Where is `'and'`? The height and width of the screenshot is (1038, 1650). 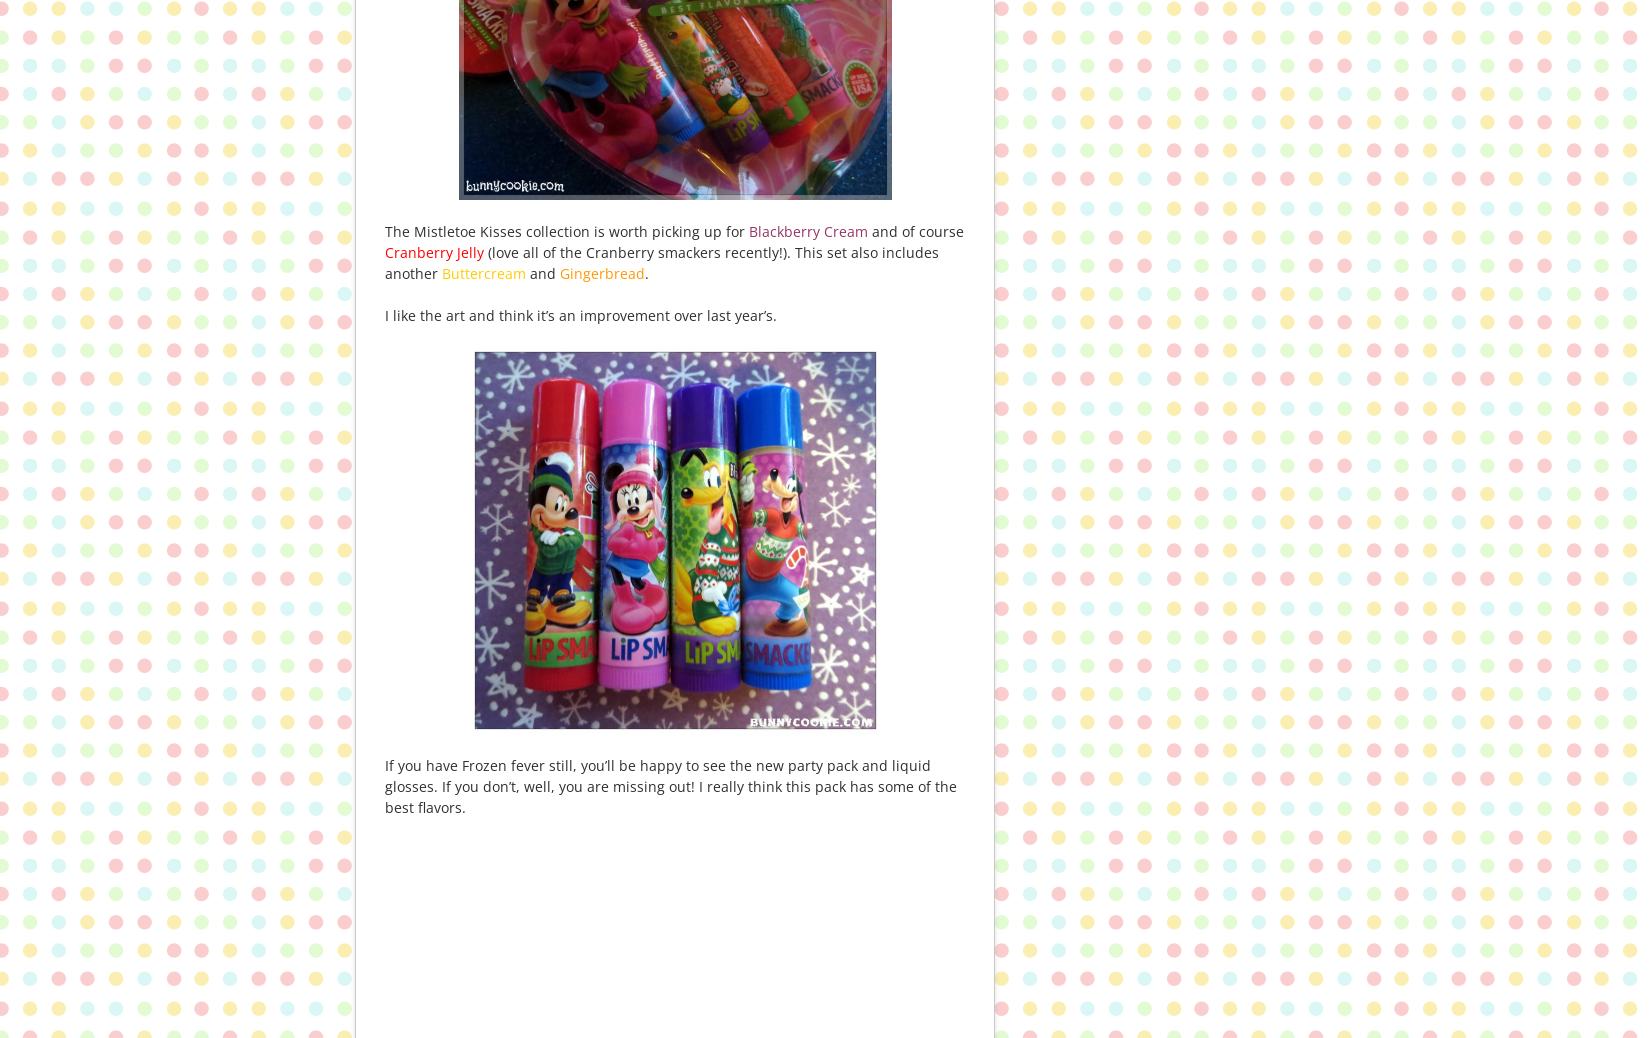 'and' is located at coordinates (540, 273).